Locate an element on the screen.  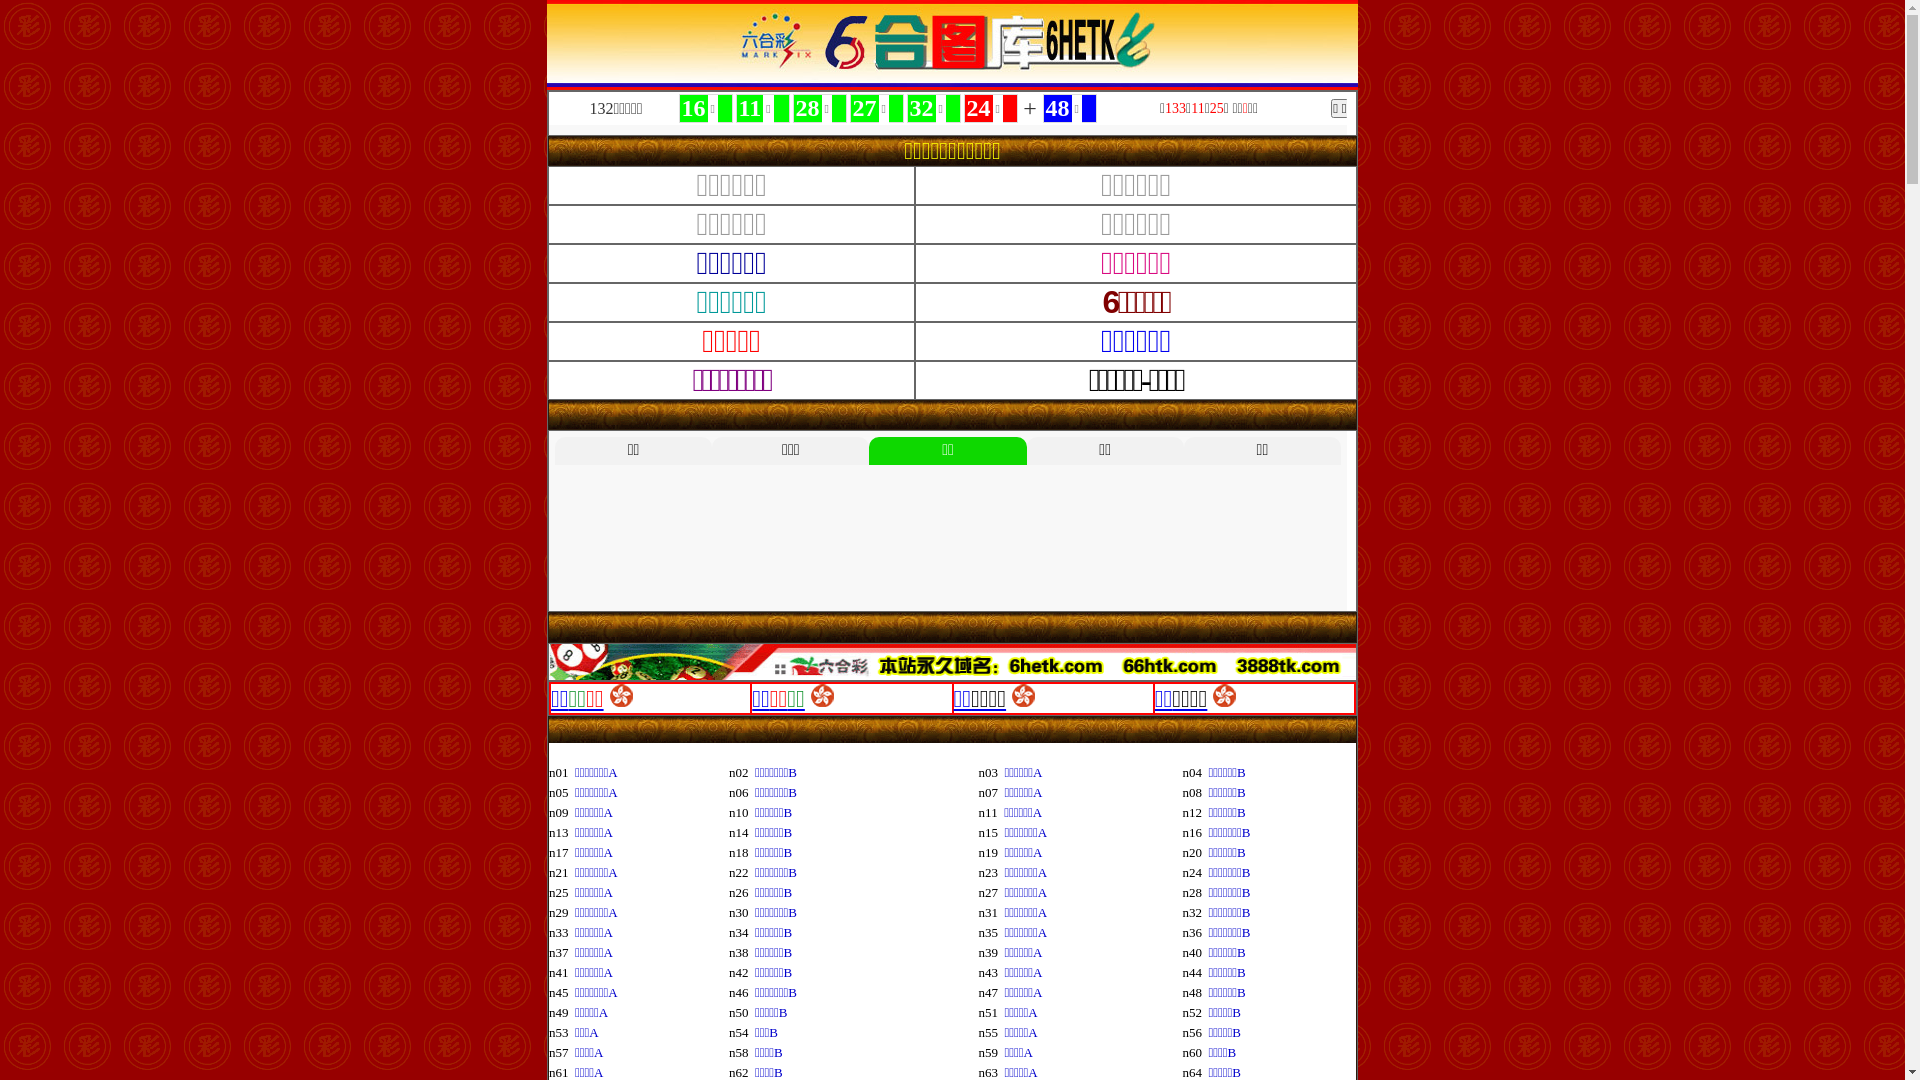
'n19 ' is located at coordinates (992, 852).